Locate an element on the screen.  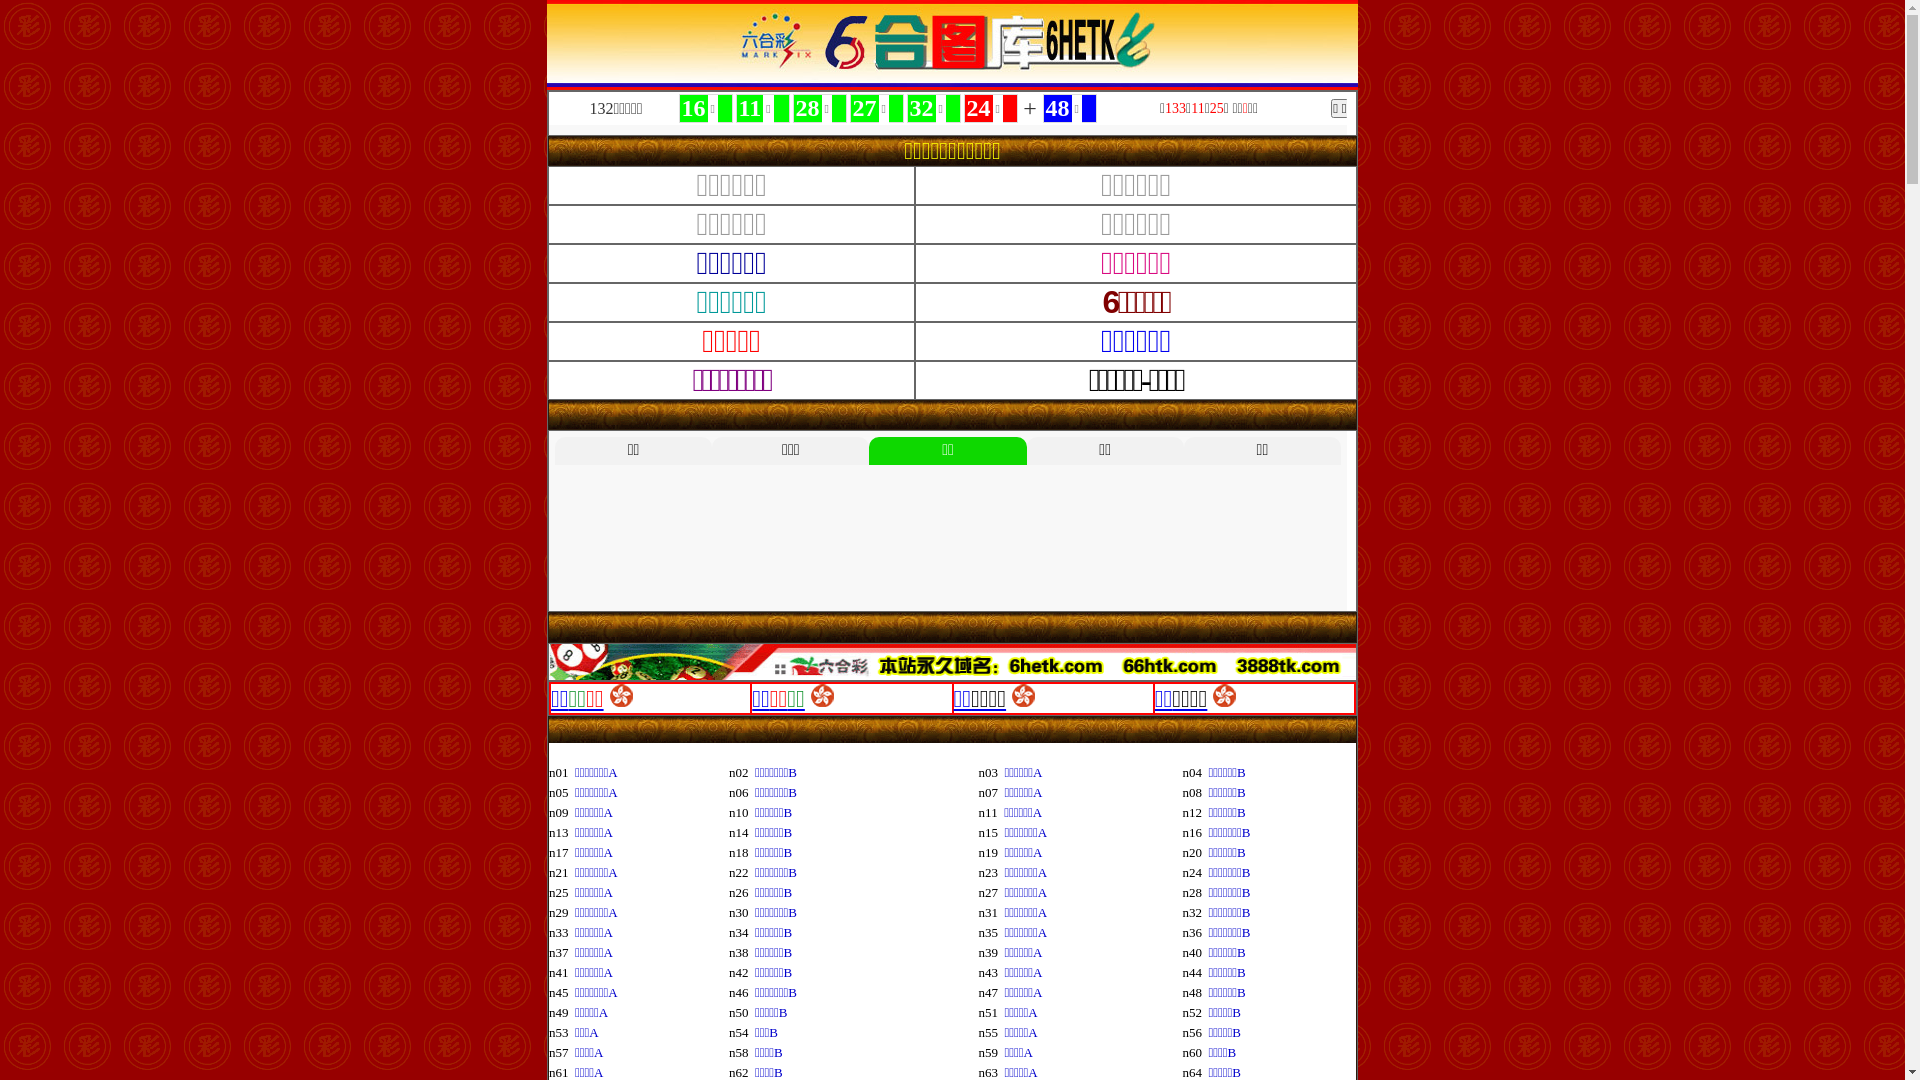
'n19 ' is located at coordinates (992, 852).